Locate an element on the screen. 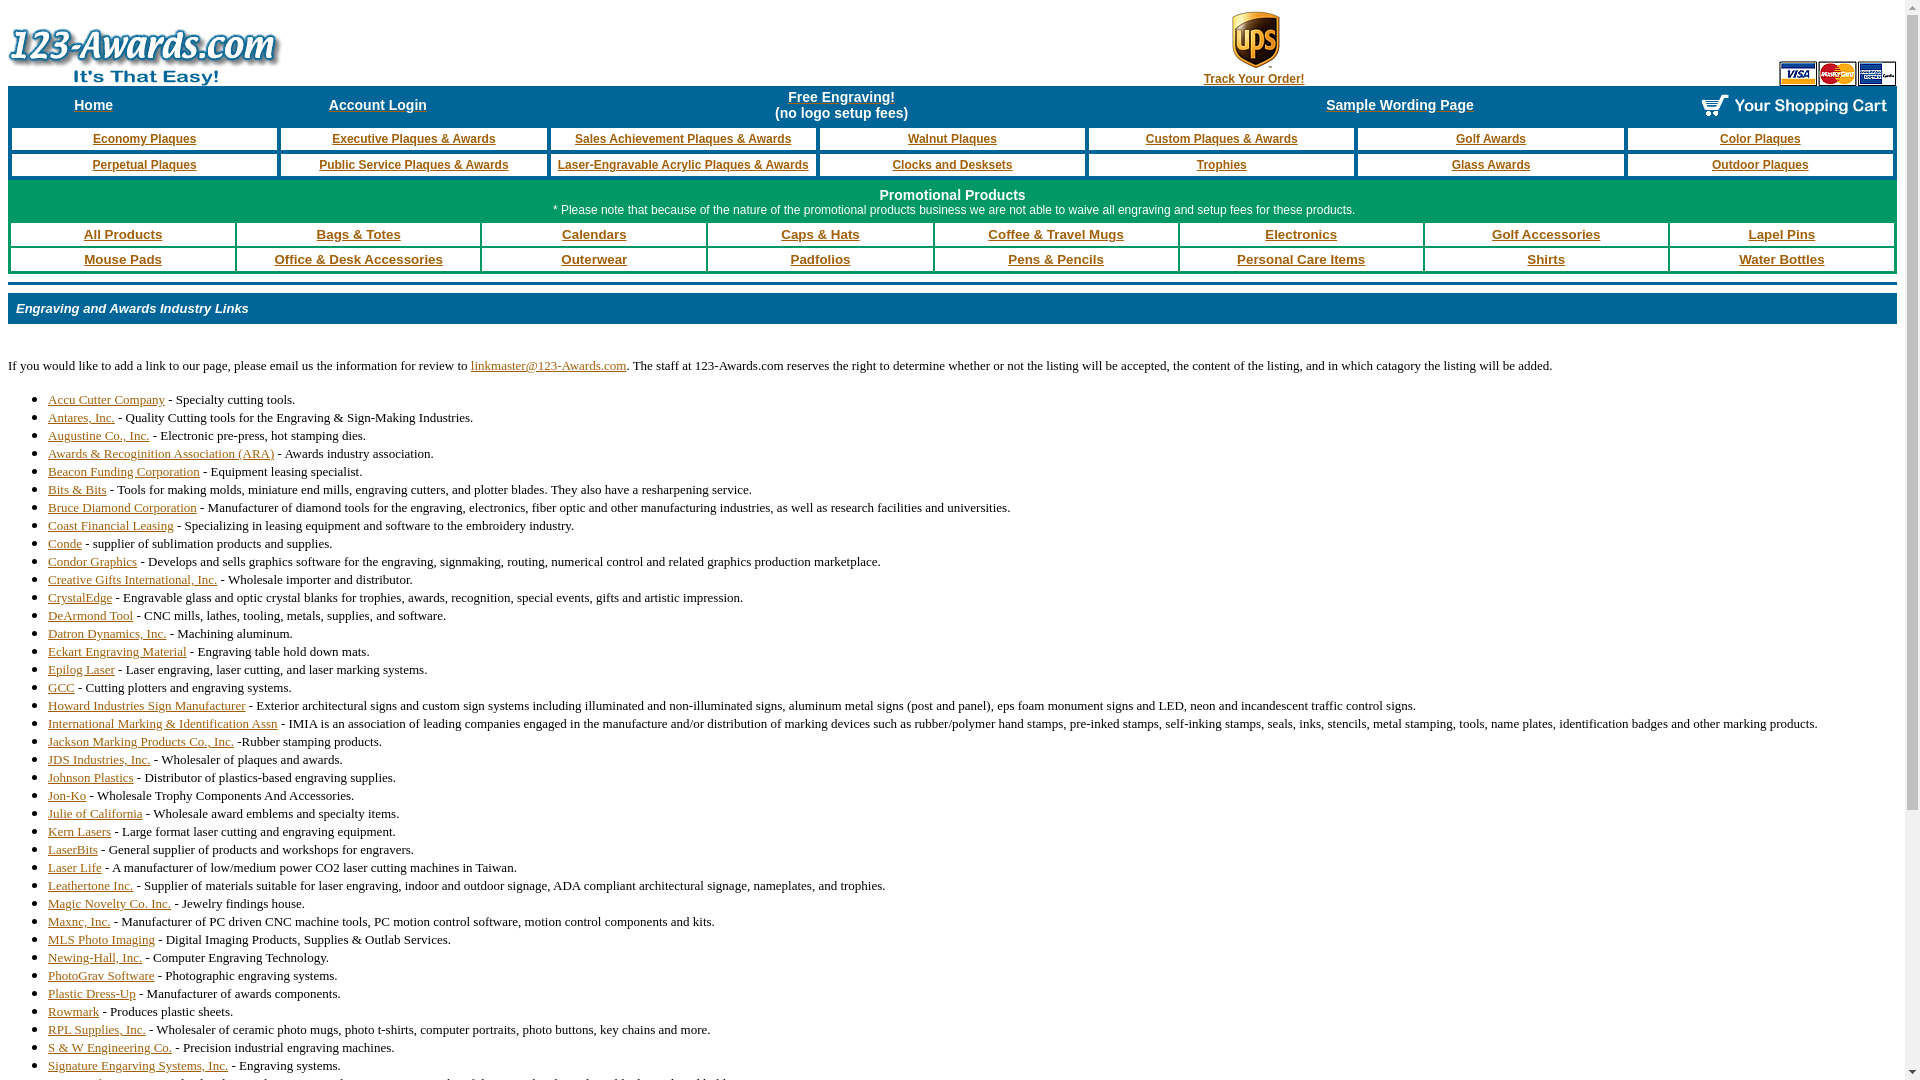 The height and width of the screenshot is (1080, 1920). 'Datron Dynamics, Inc.' is located at coordinates (105, 633).